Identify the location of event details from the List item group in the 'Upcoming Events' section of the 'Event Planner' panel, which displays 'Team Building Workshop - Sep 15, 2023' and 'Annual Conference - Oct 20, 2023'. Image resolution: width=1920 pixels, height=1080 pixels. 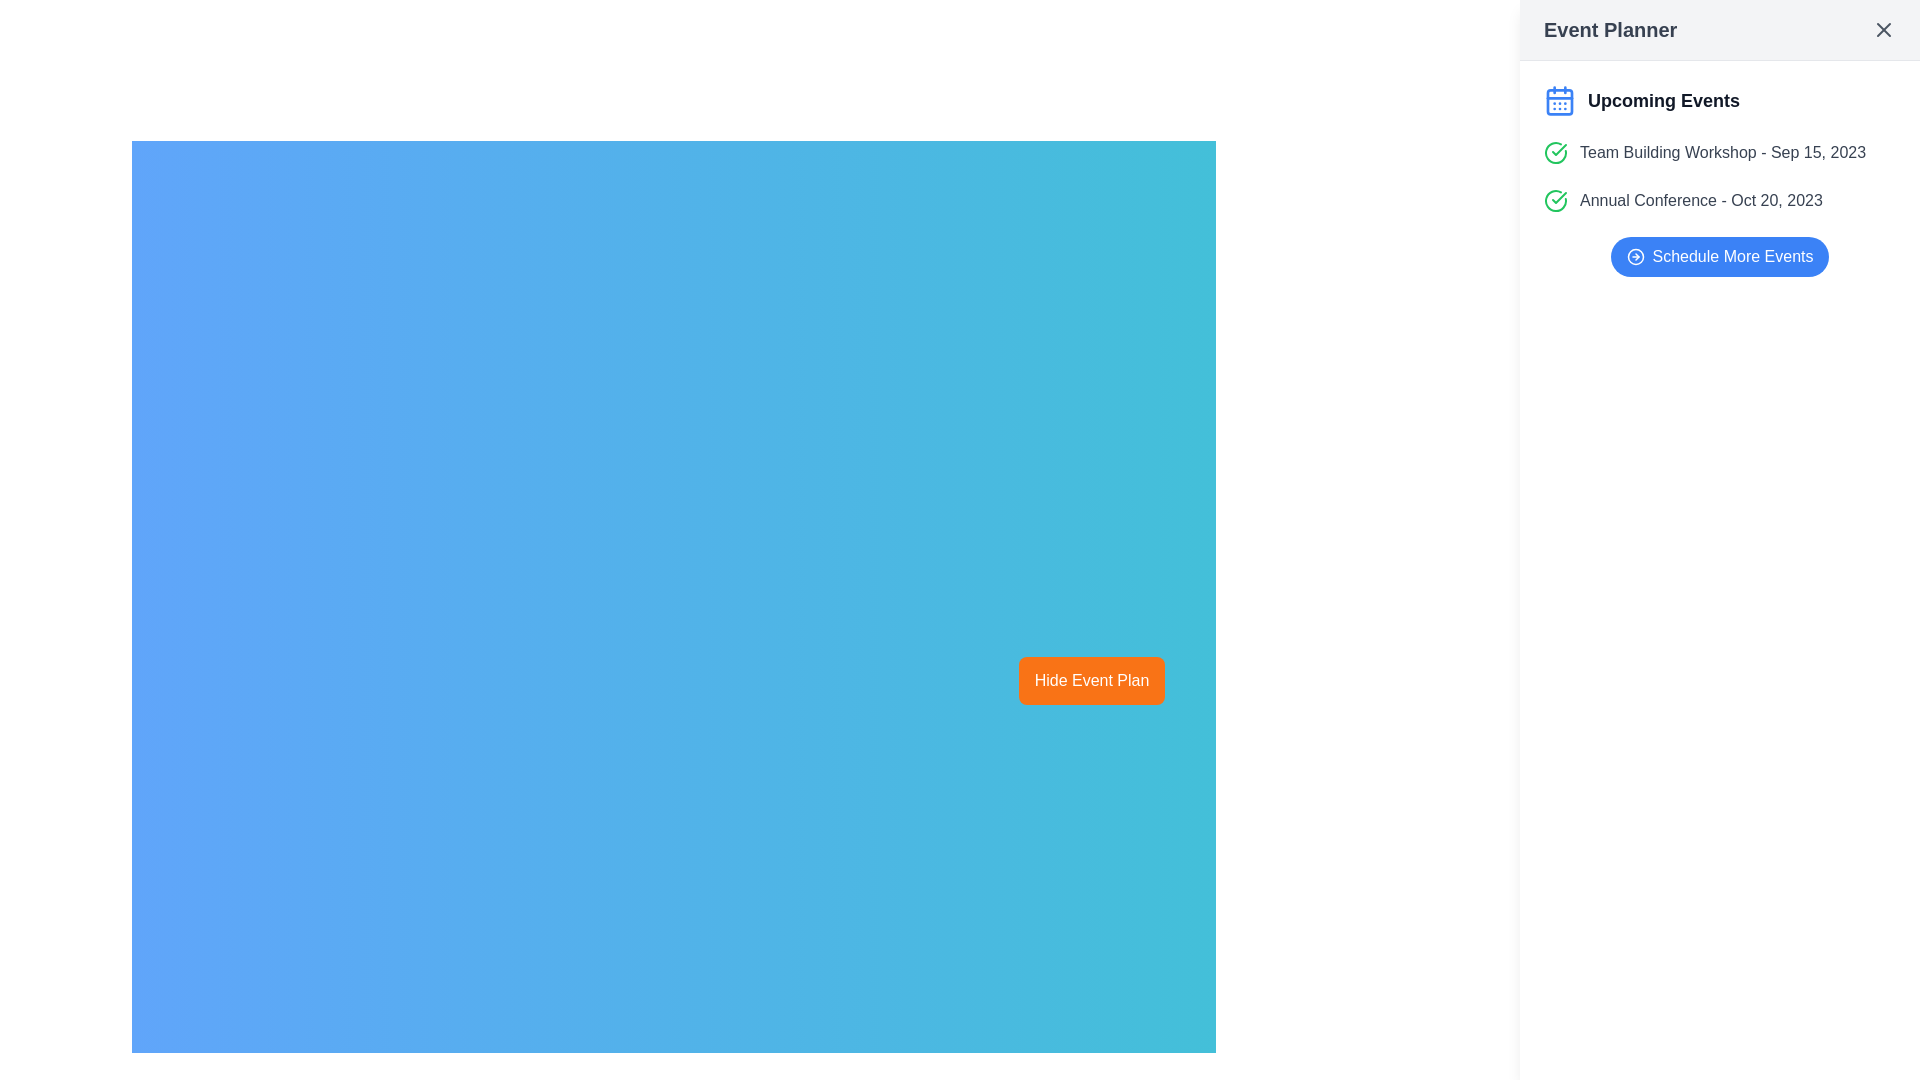
(1718, 176).